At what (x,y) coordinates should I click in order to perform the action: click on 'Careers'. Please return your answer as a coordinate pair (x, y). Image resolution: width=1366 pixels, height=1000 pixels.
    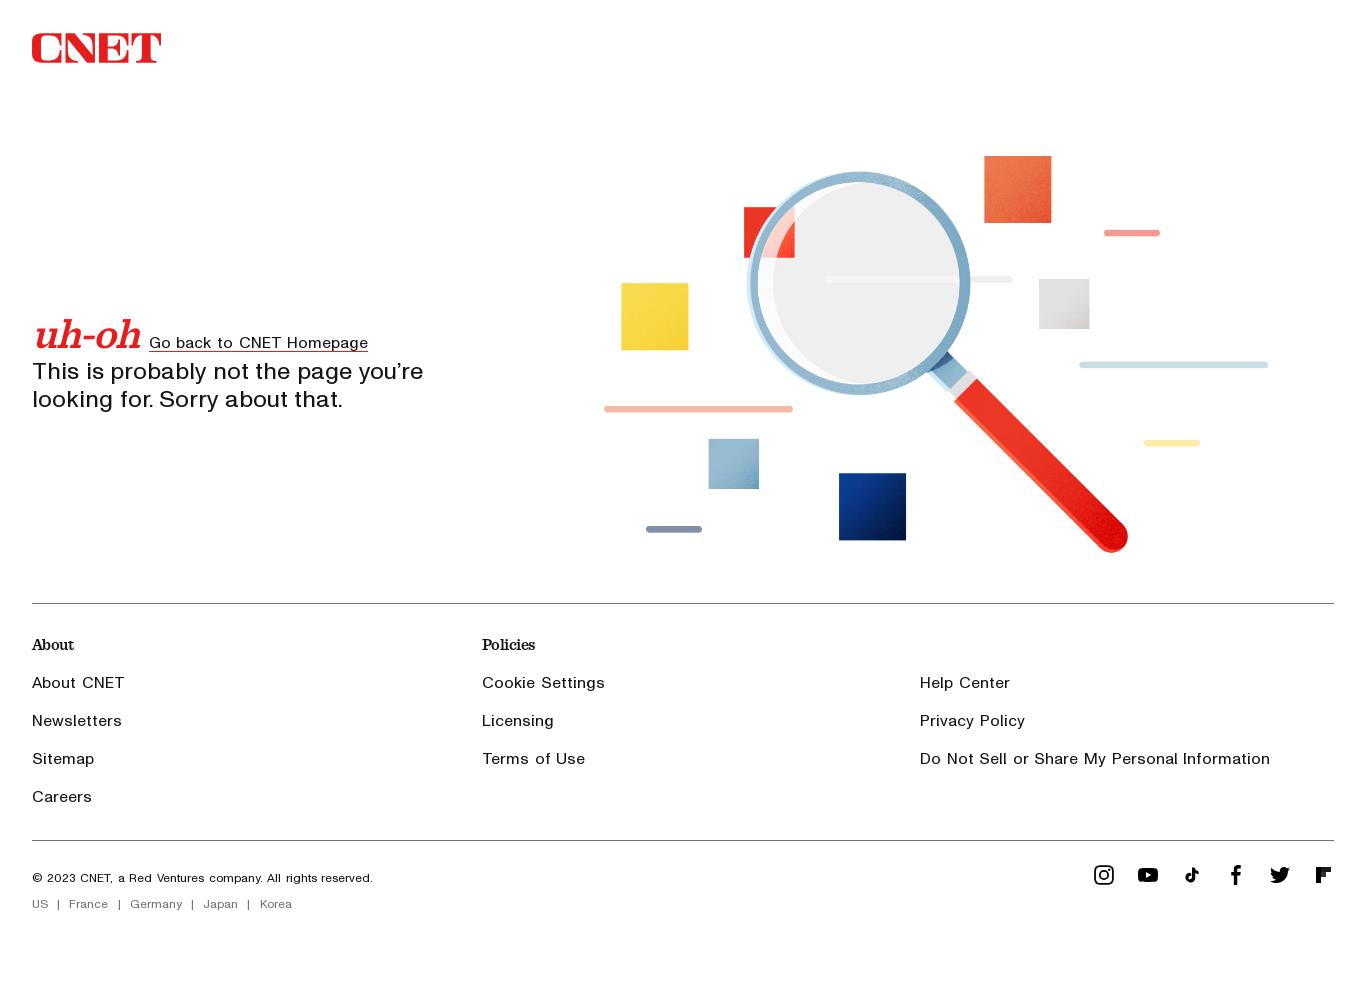
    Looking at the image, I should click on (62, 796).